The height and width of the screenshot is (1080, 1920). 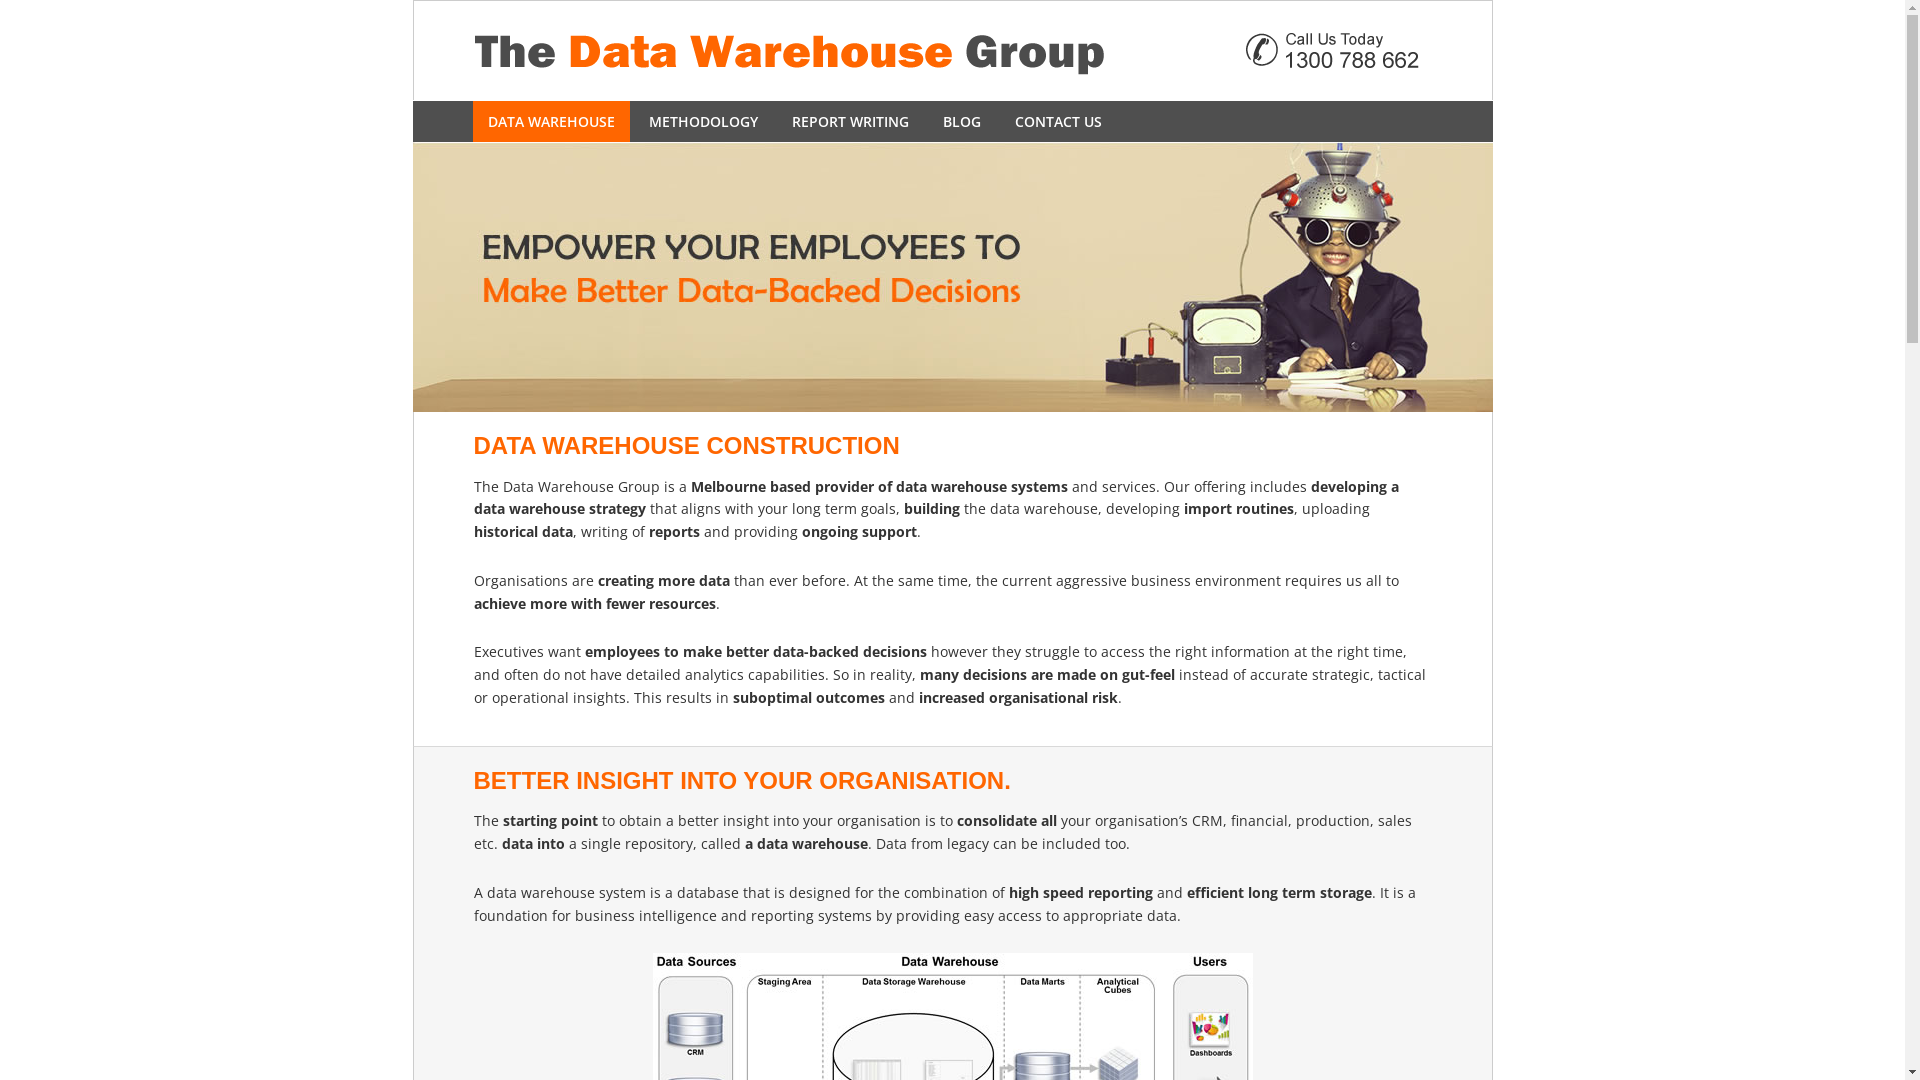 I want to click on 'The Data Warehouse Group', so click(x=950, y=49).